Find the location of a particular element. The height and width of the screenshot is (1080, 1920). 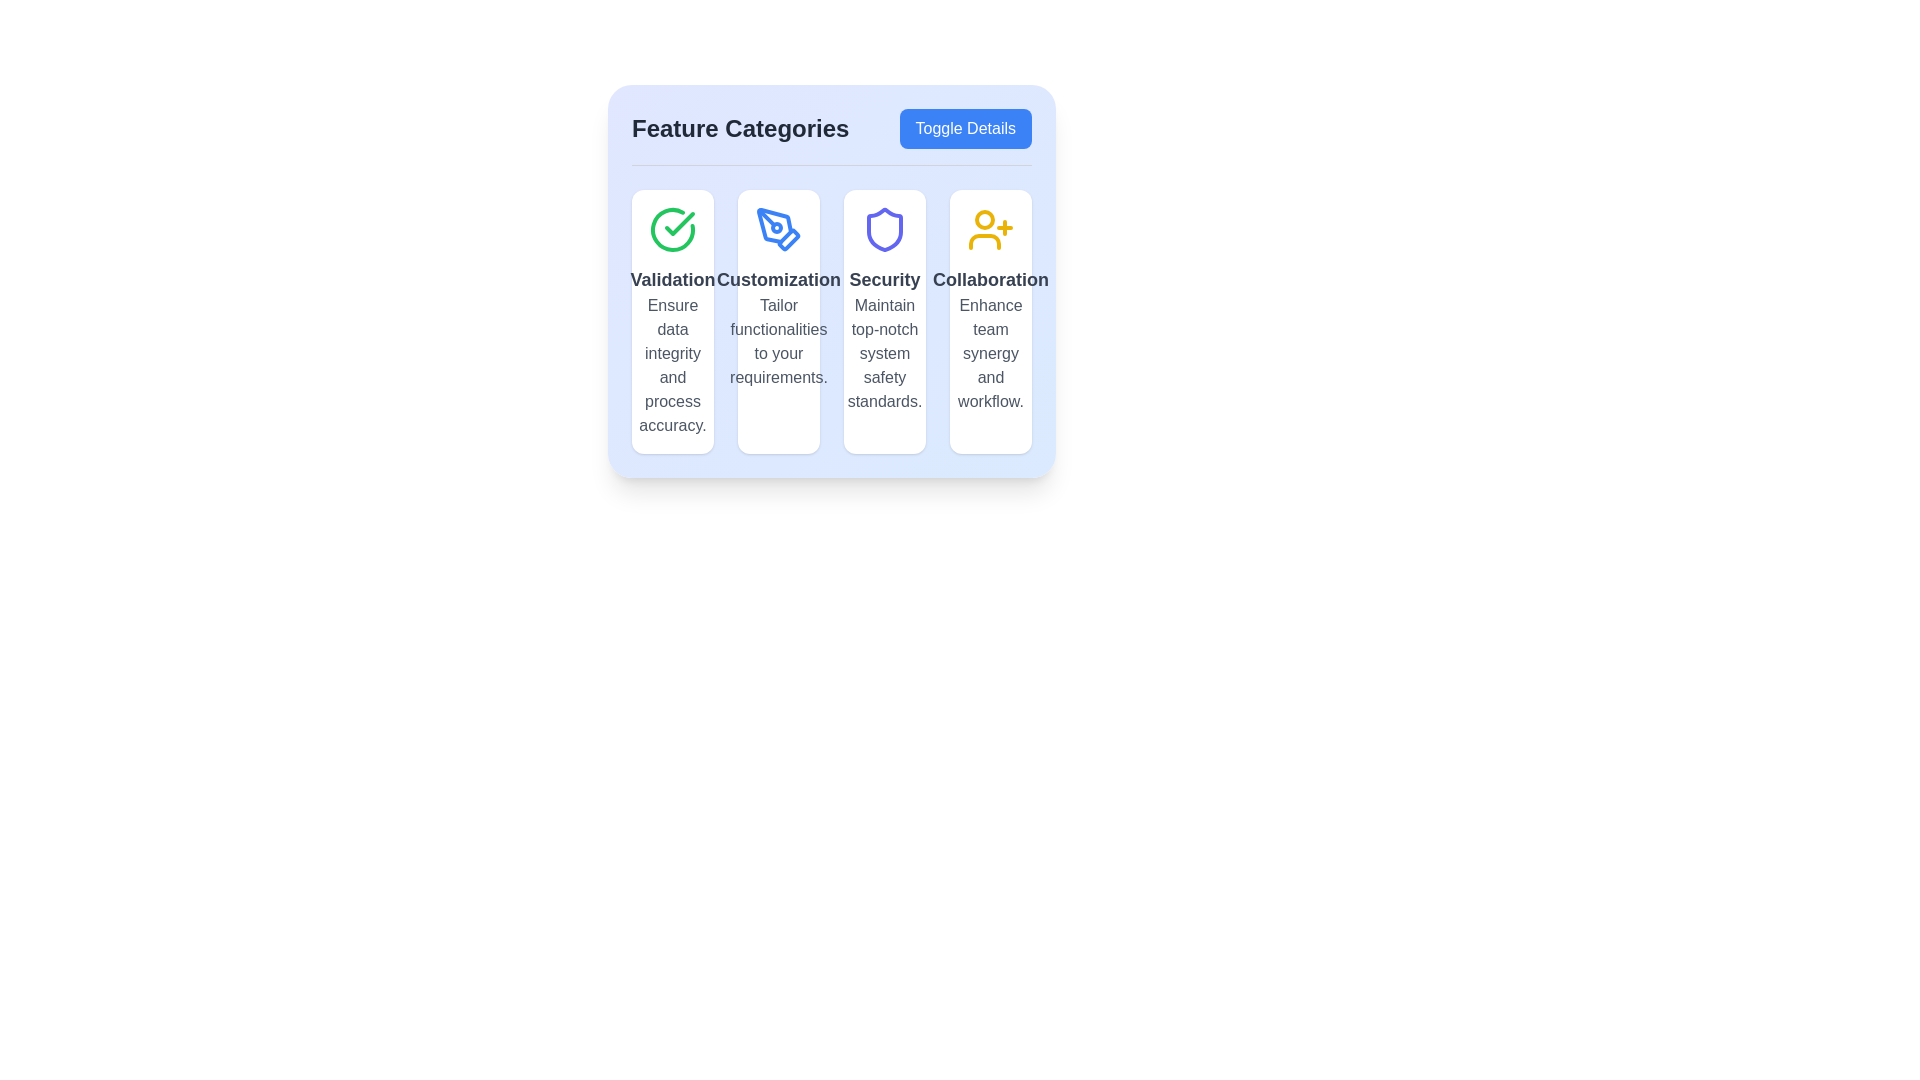

the user icon with a '+' sign on the top right, which is located within the 'Collaboration' card. This icon is the uppermost element in the fourth card of the 'Feature Categories' section is located at coordinates (990, 229).